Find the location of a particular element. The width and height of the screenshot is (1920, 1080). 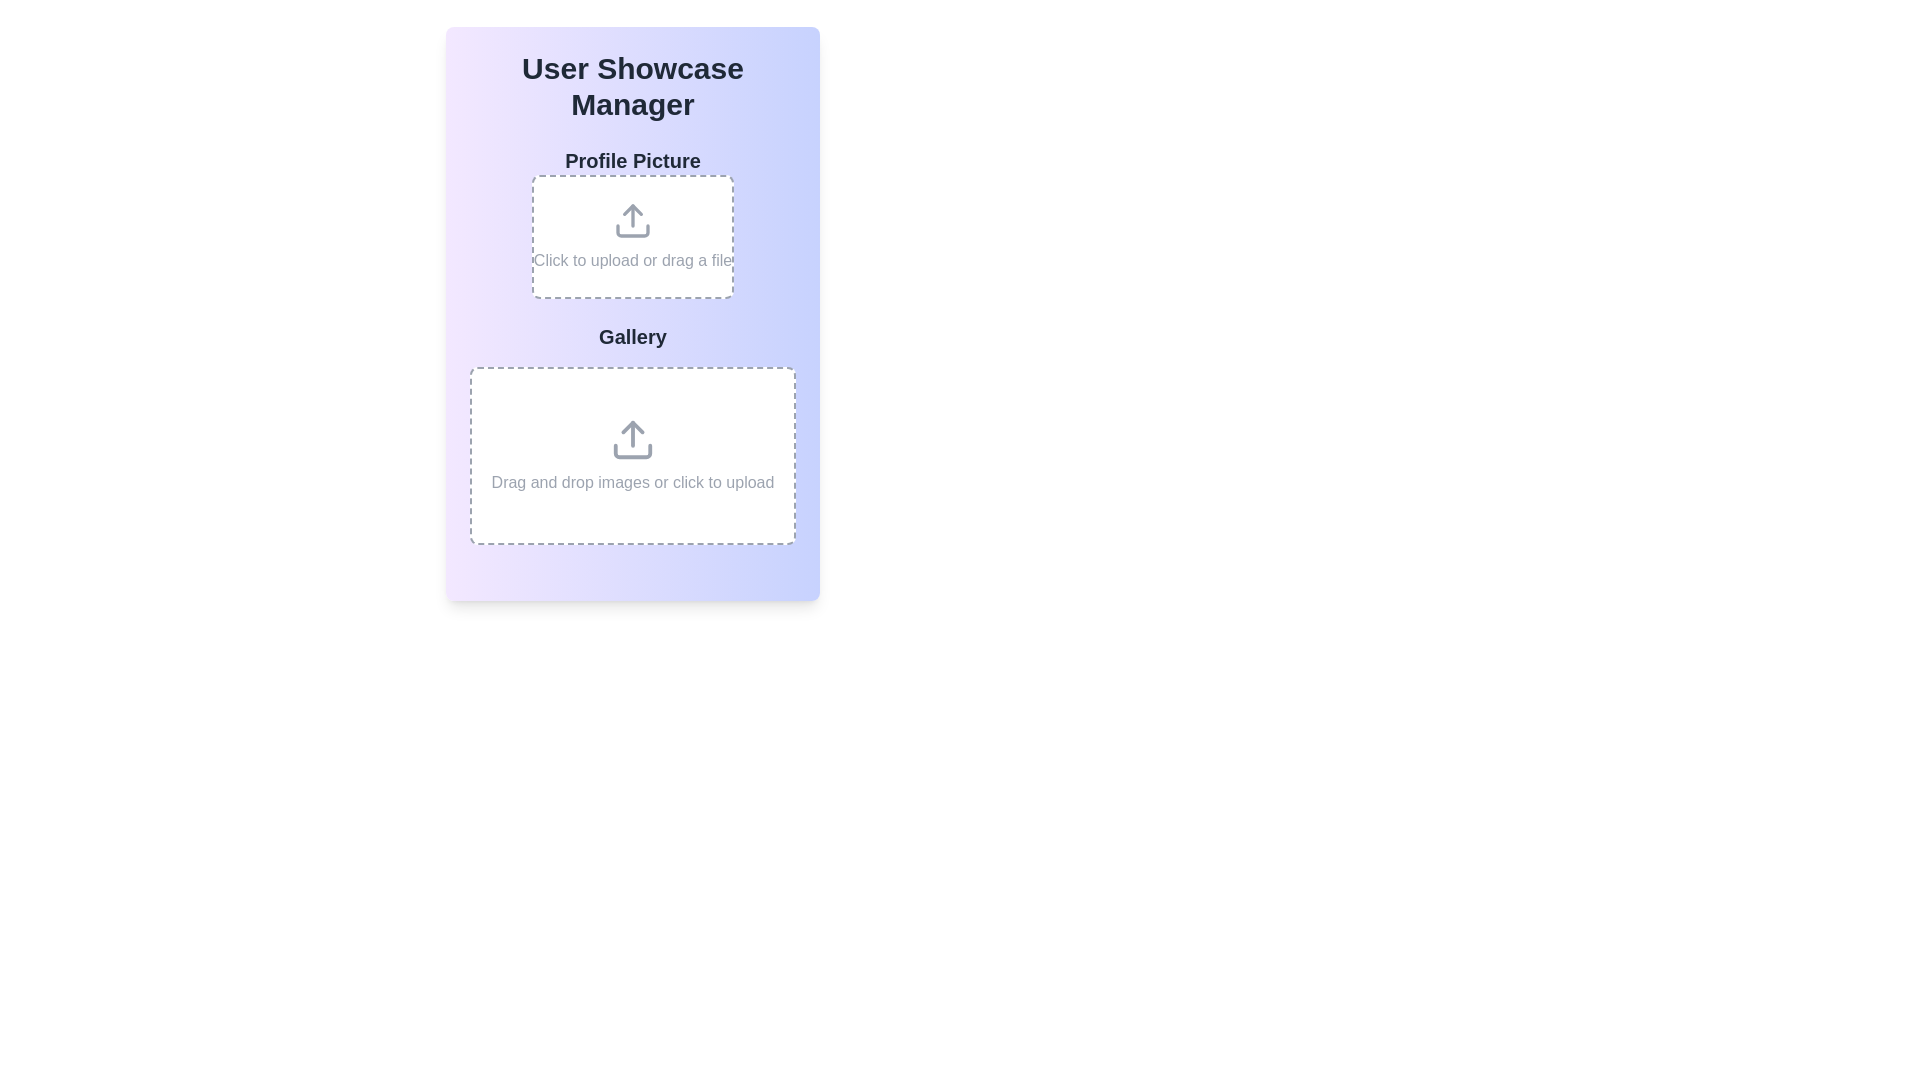

the large, bold text element that reads 'User Showcase Manager', which is positioned at the top-center of a gradient panel transitioning from purple to indigo is located at coordinates (632, 86).